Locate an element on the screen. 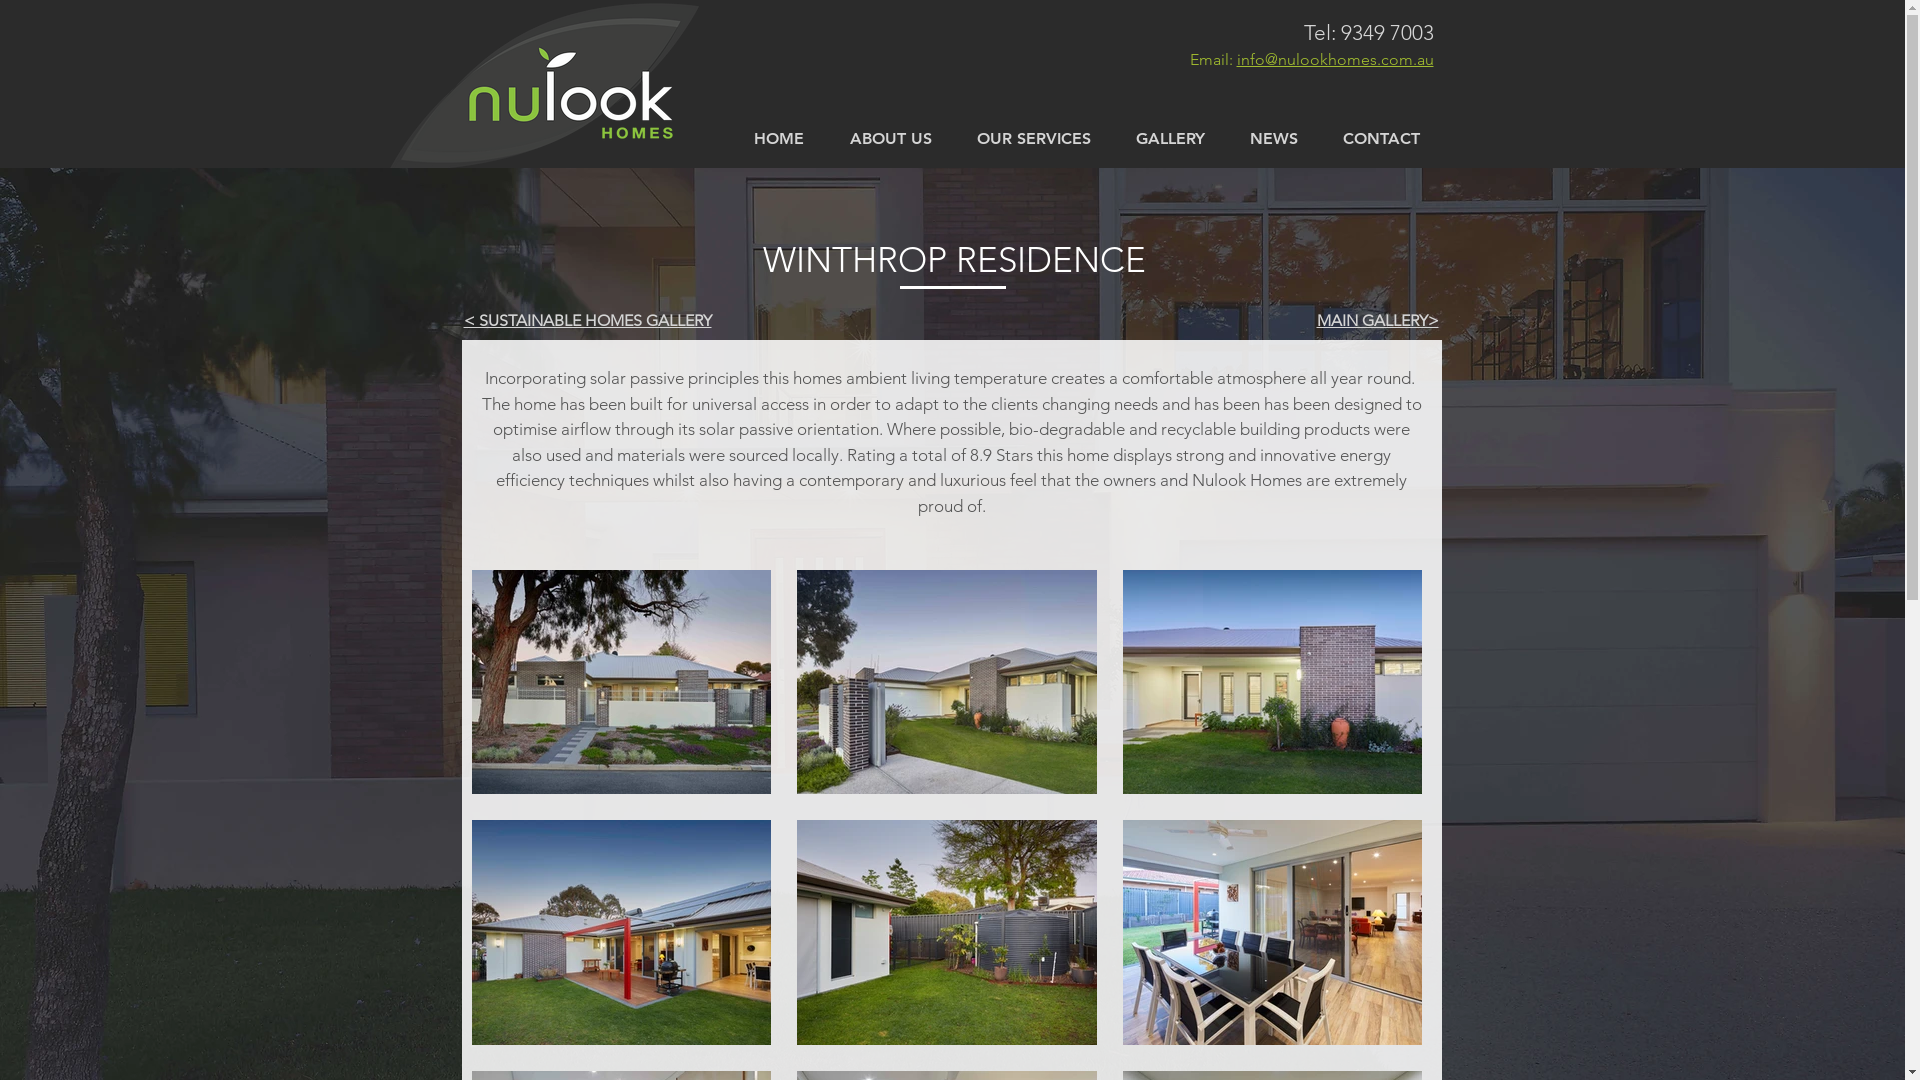  '< SUSTAINABLE HOMES GALLERY' is located at coordinates (587, 319).